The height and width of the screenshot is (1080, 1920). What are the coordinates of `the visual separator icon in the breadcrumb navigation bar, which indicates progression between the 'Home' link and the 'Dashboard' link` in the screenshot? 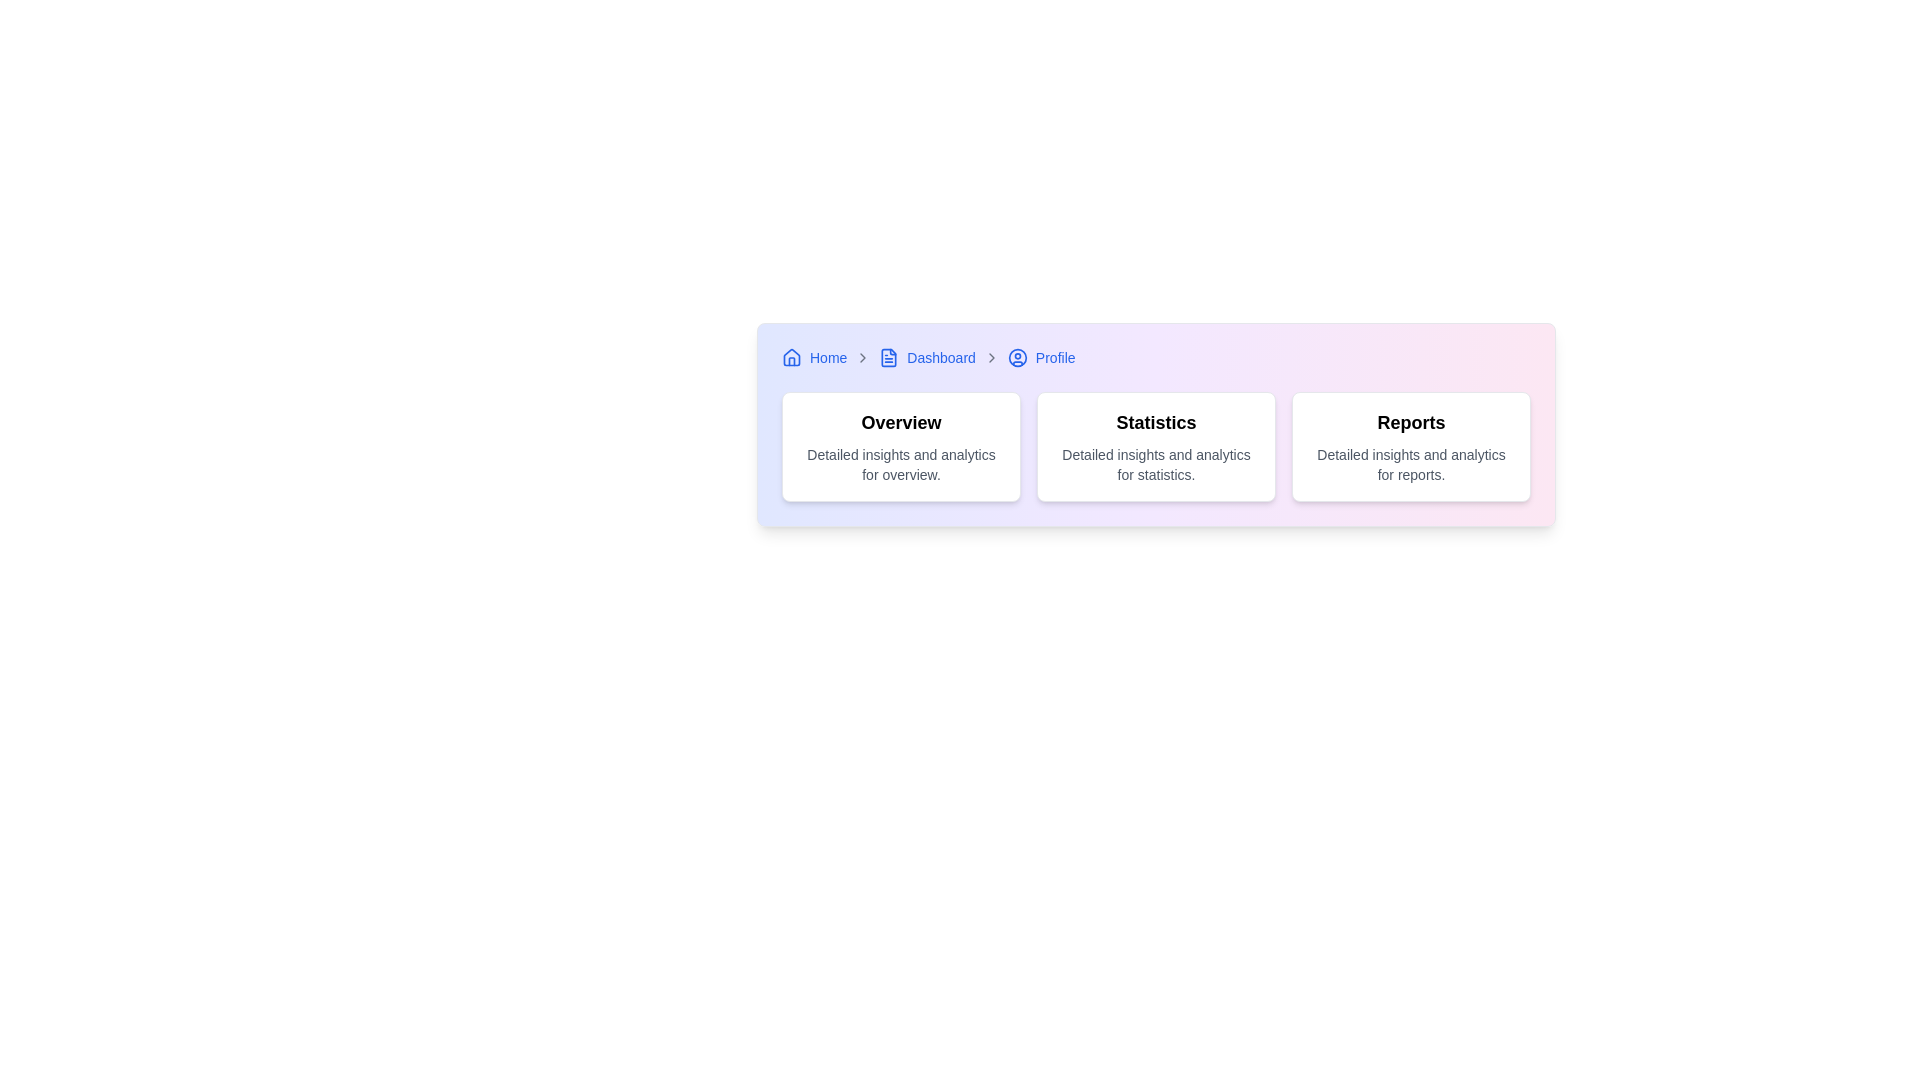 It's located at (863, 357).